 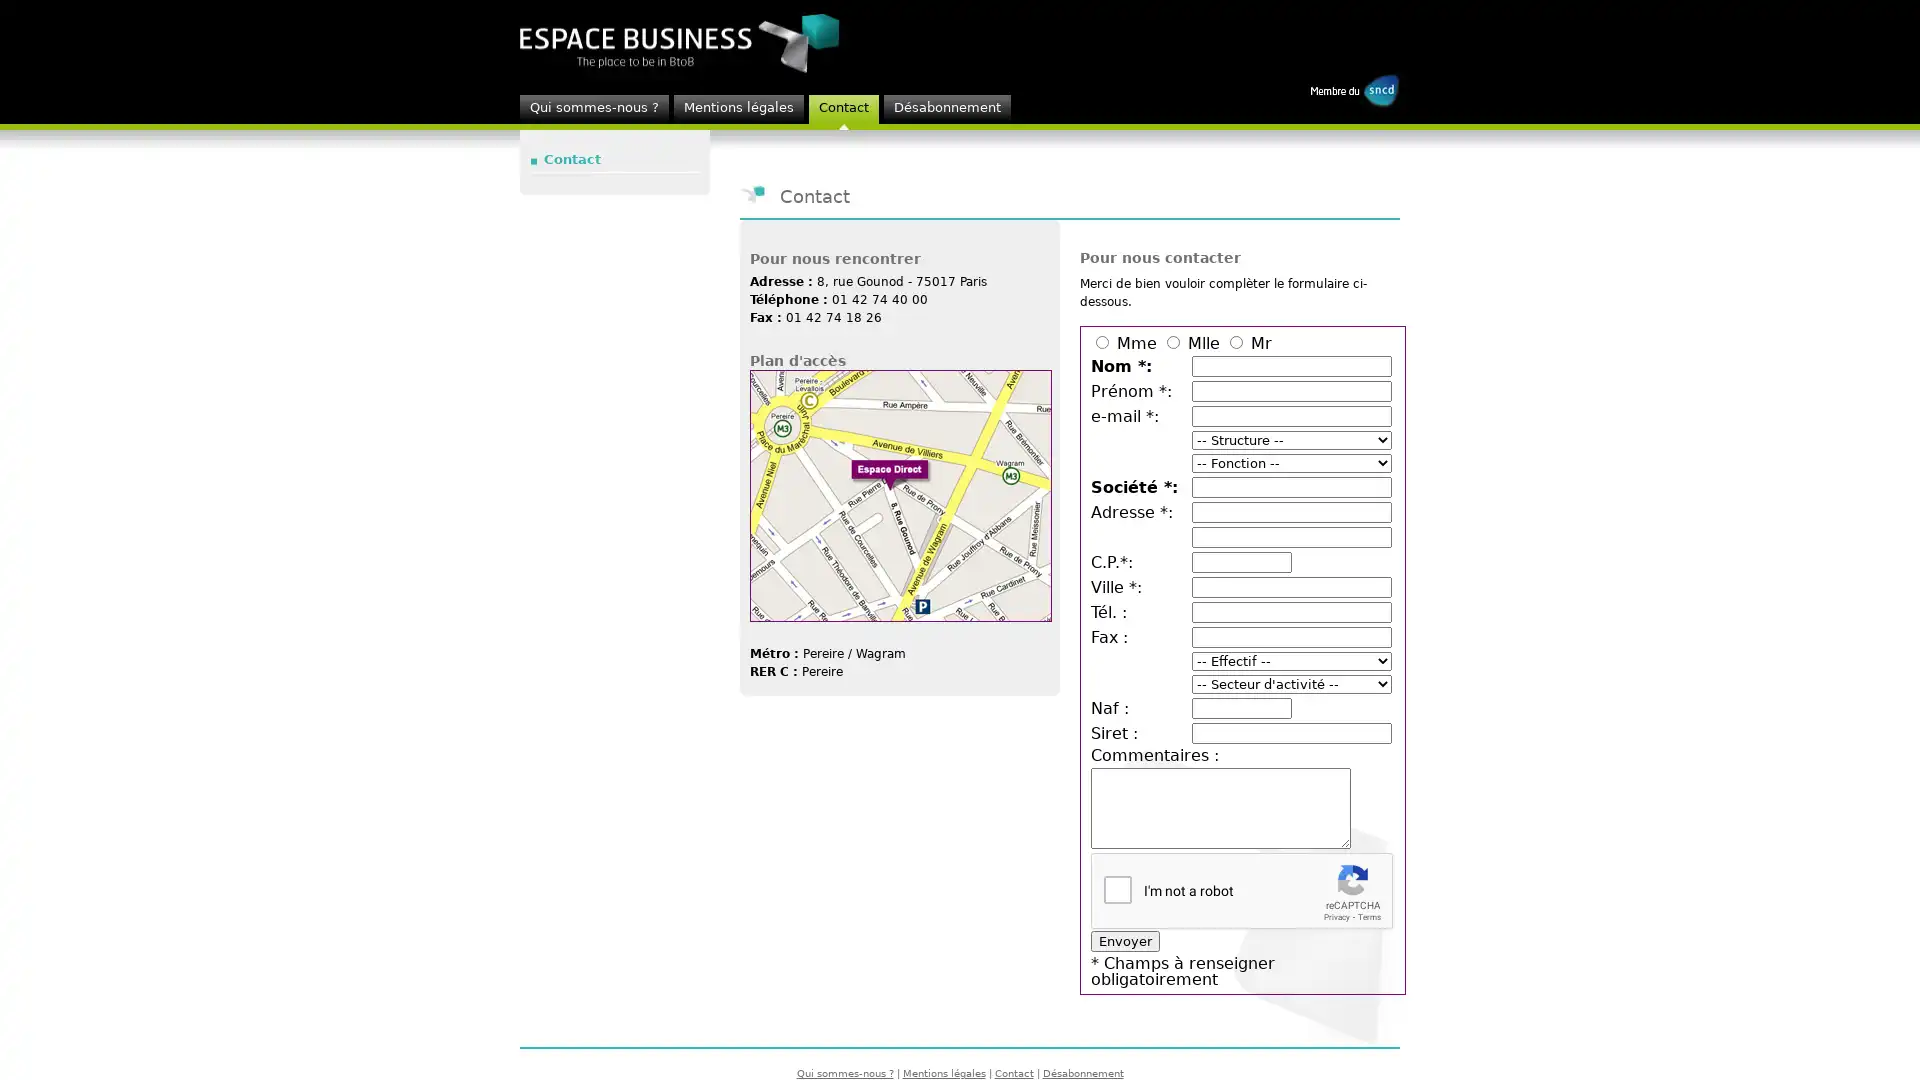 I want to click on Envoyer, so click(x=1125, y=941).